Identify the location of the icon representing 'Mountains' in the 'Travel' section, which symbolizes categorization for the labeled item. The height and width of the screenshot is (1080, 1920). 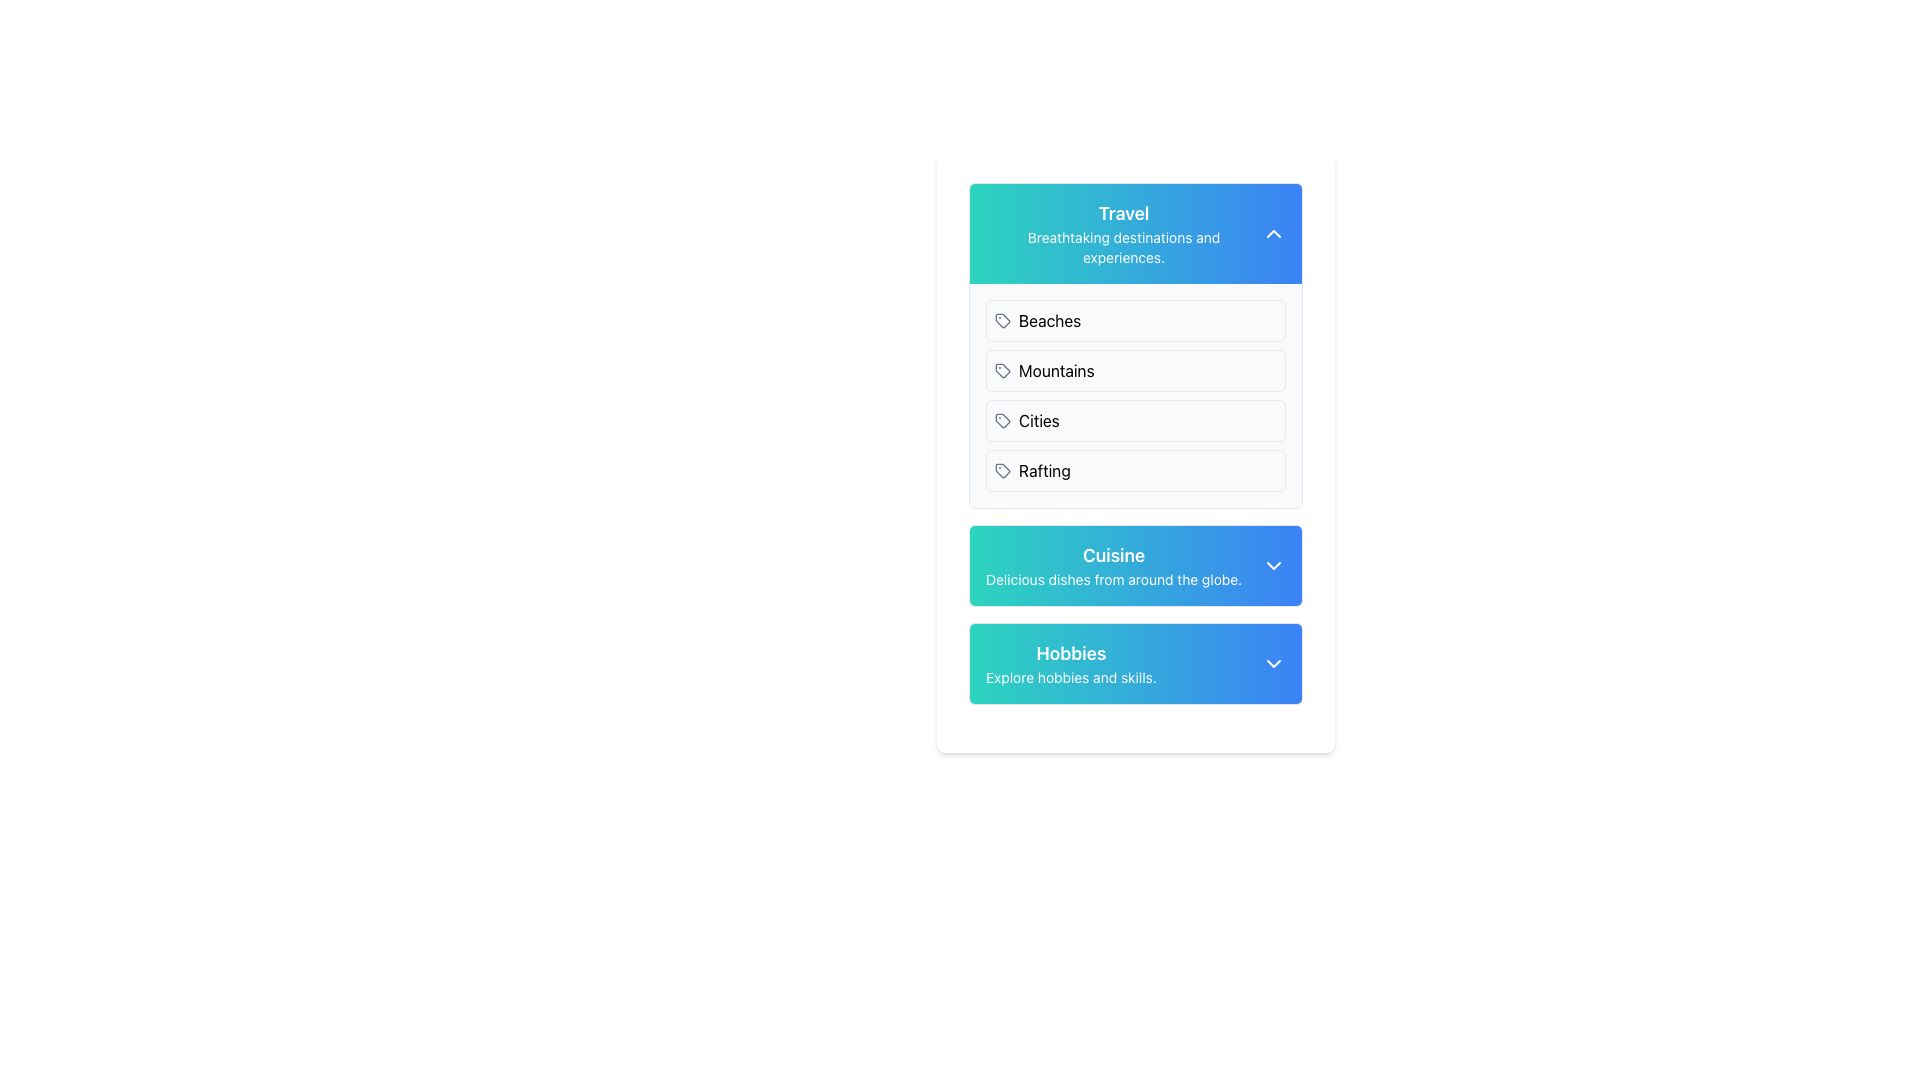
(1003, 370).